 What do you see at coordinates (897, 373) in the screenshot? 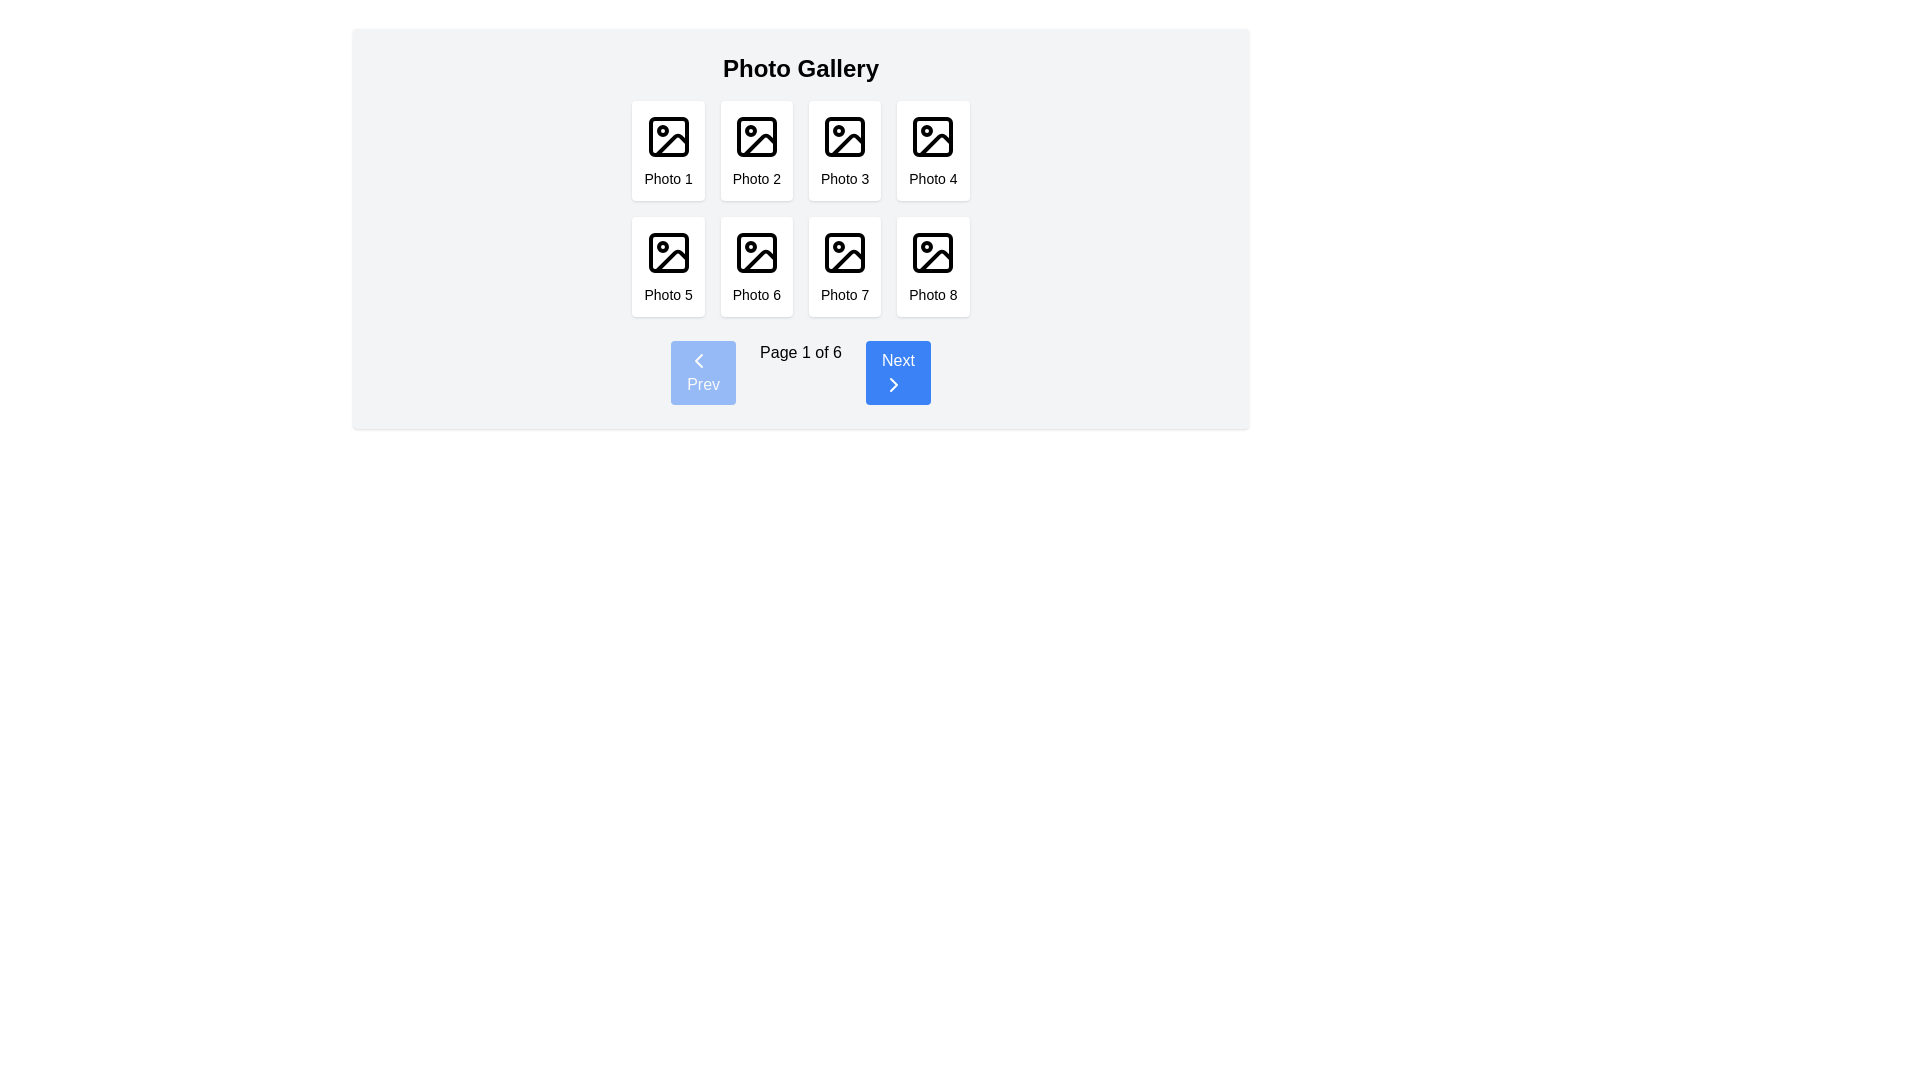
I see `the 'Next' button, which is a rectangular button with a blue background and white text` at bounding box center [897, 373].